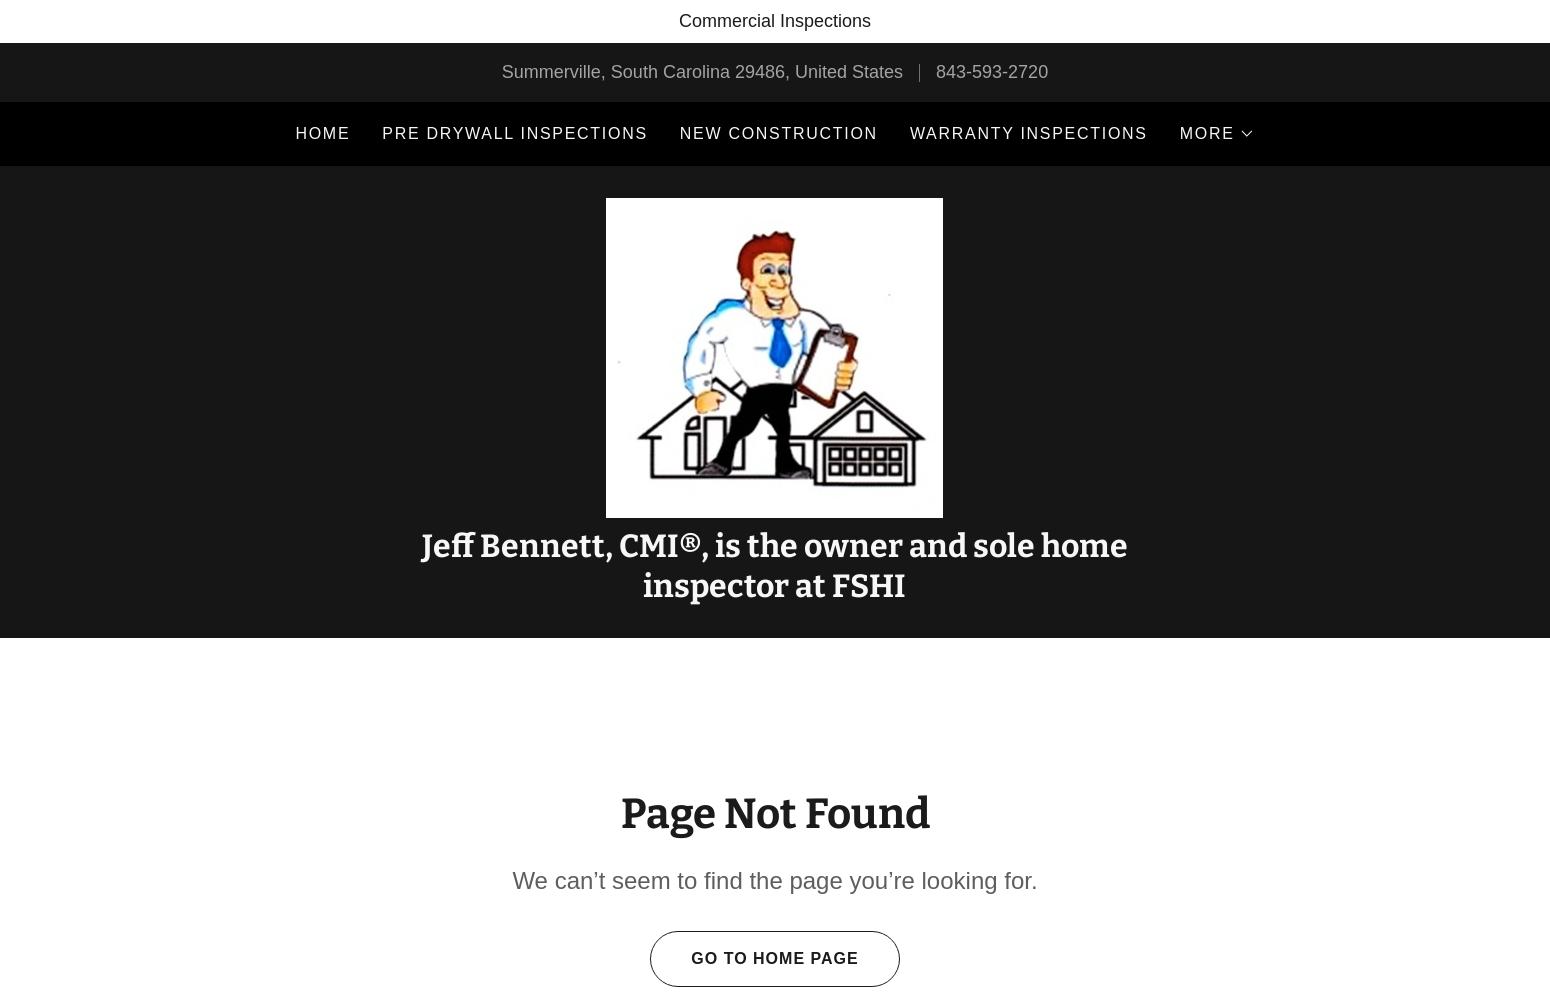 The image size is (1550, 1000). What do you see at coordinates (774, 880) in the screenshot?
I see `'We can’t seem to find the page you’re looking for.'` at bounding box center [774, 880].